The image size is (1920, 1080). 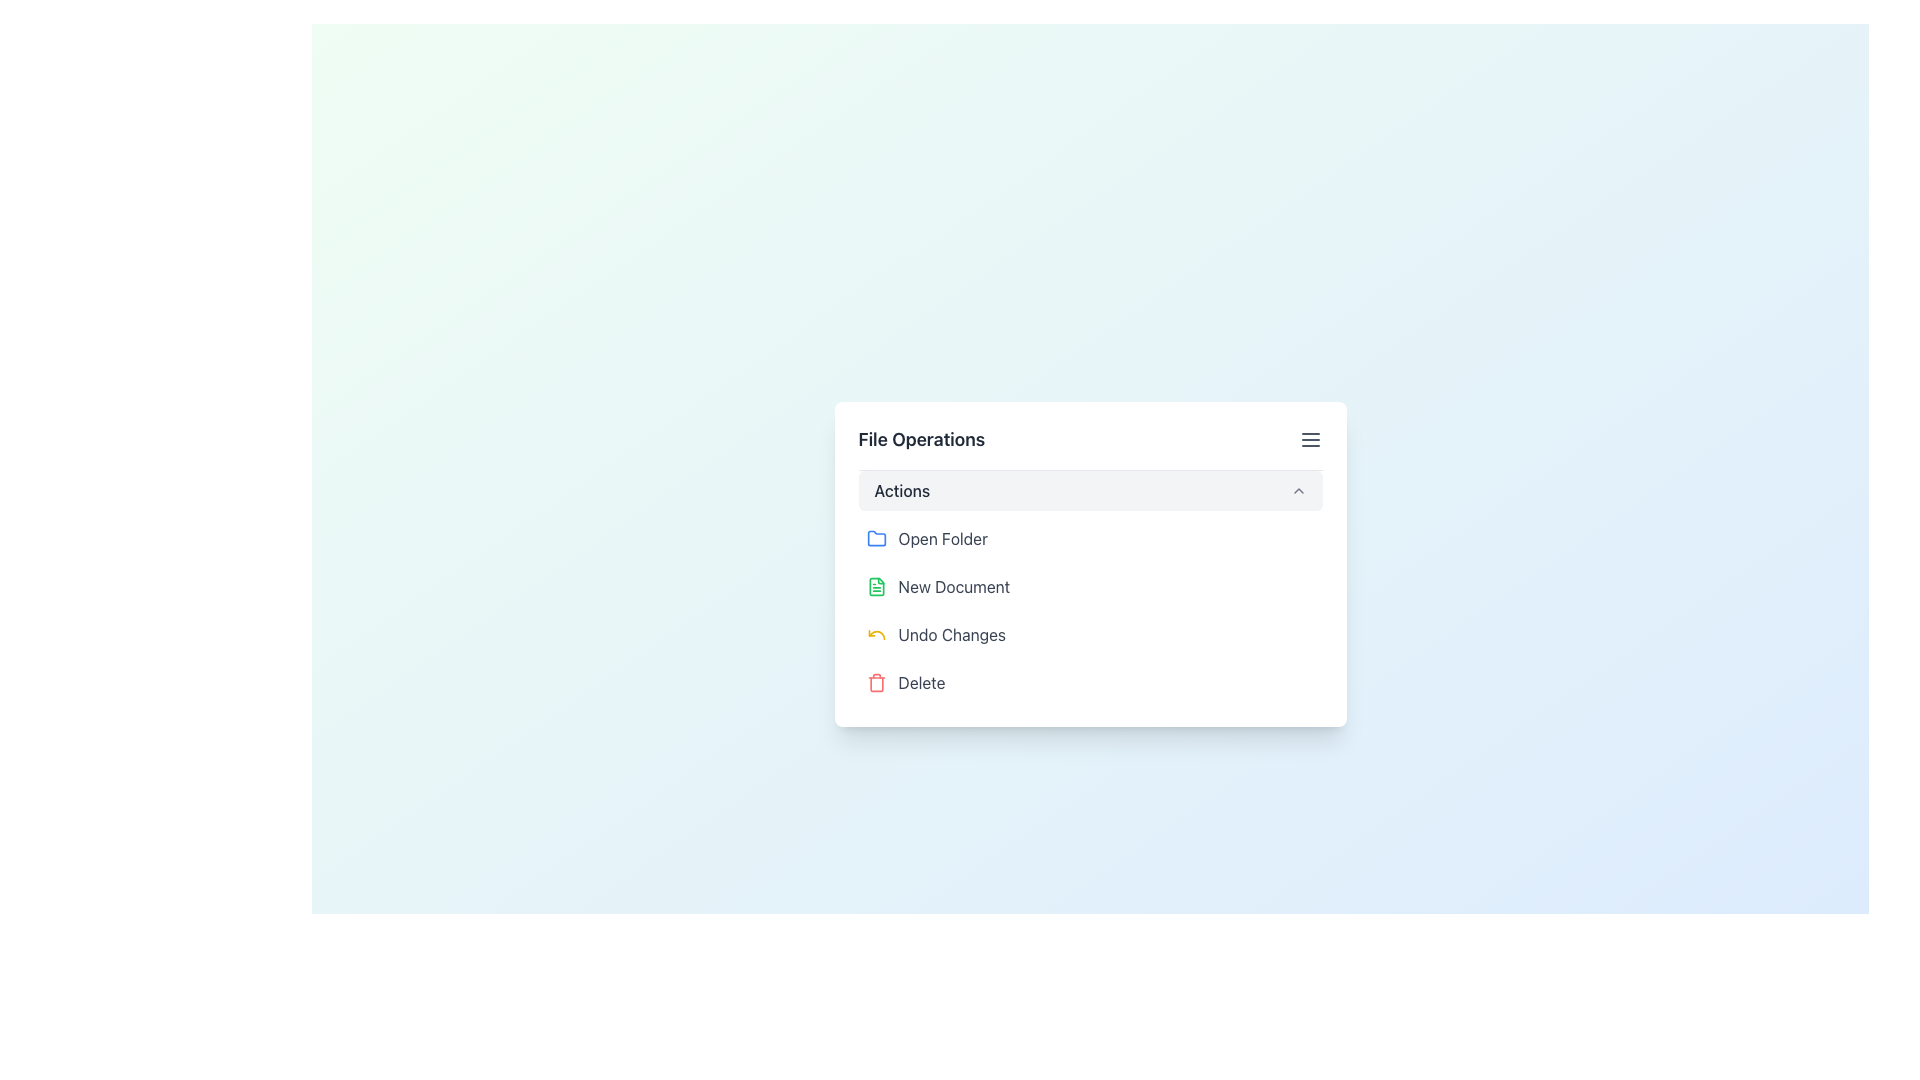 What do you see at coordinates (1089, 585) in the screenshot?
I see `the 'Create New Document' button located in the 'File Operations' section under 'Actions', which is the second item in the menu` at bounding box center [1089, 585].